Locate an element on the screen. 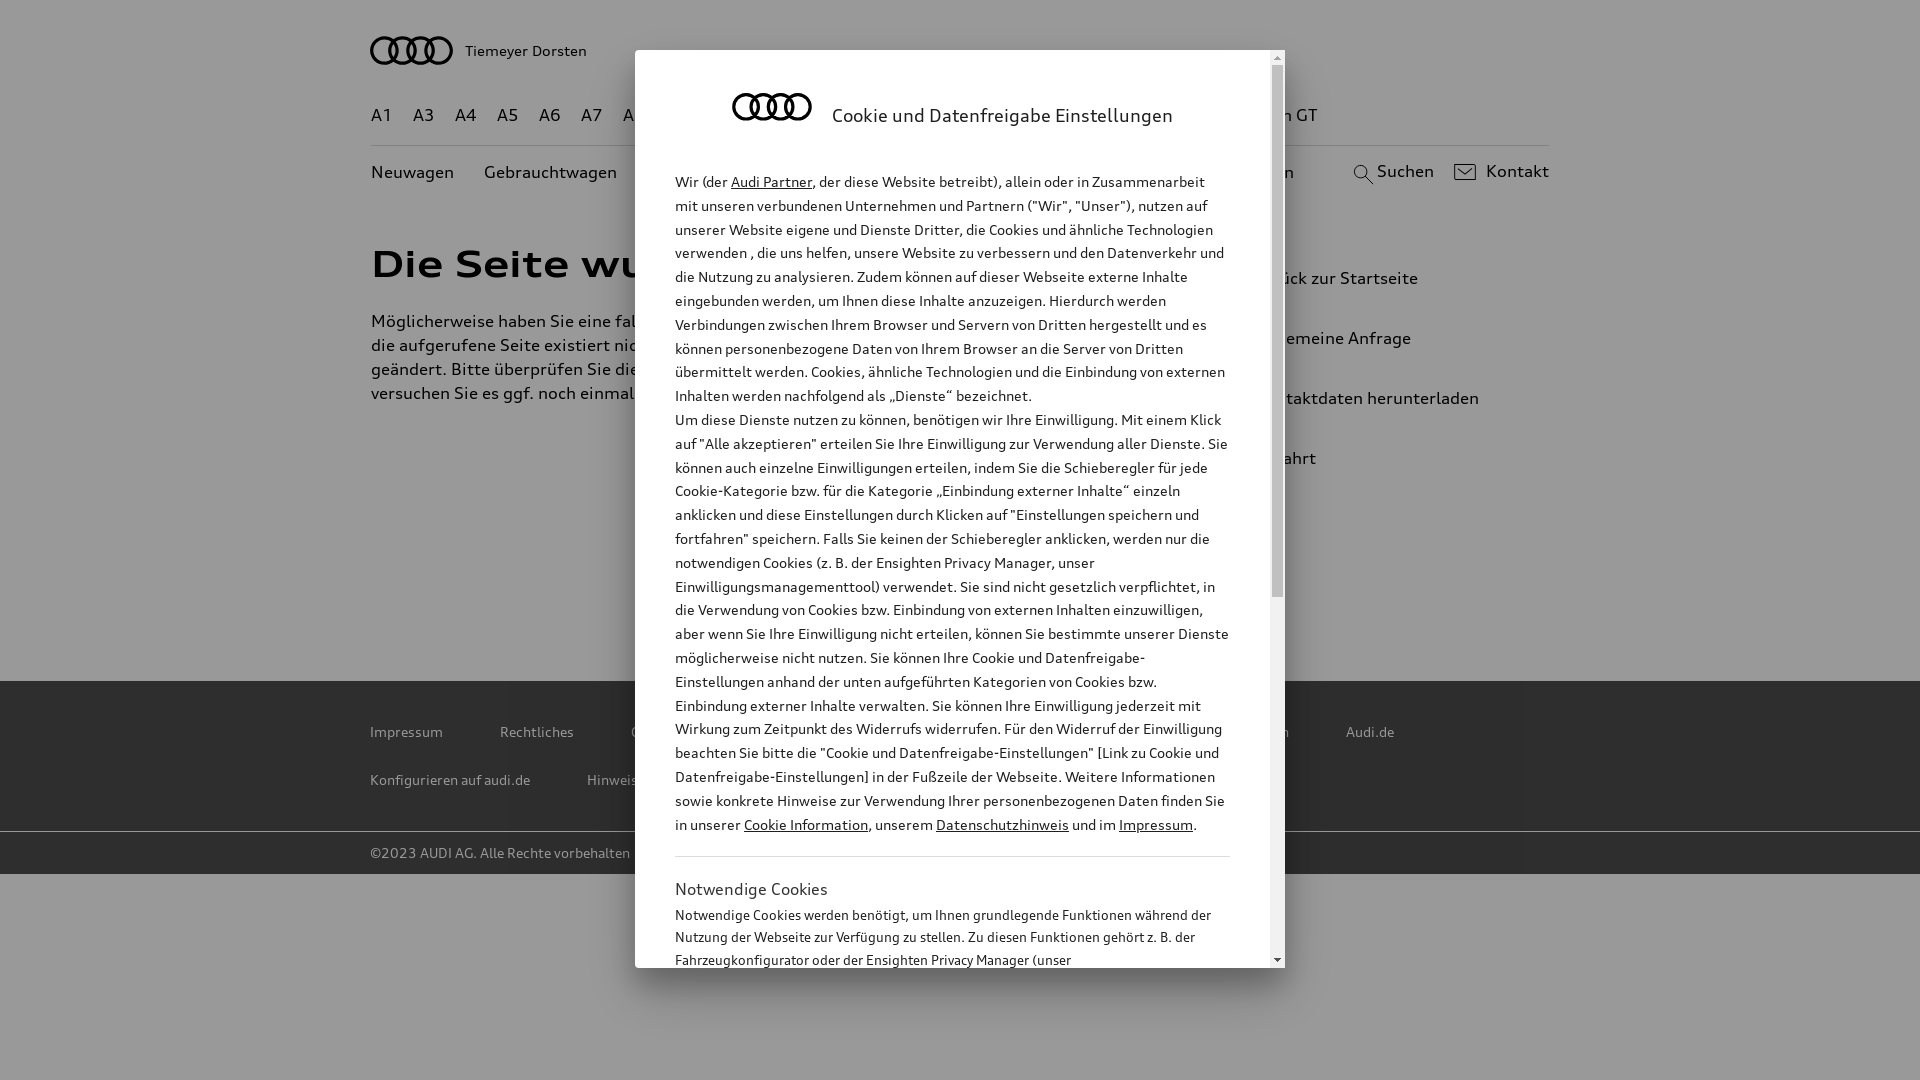 This screenshot has height=1080, width=1920. 'Instagram' is located at coordinates (850, 585).